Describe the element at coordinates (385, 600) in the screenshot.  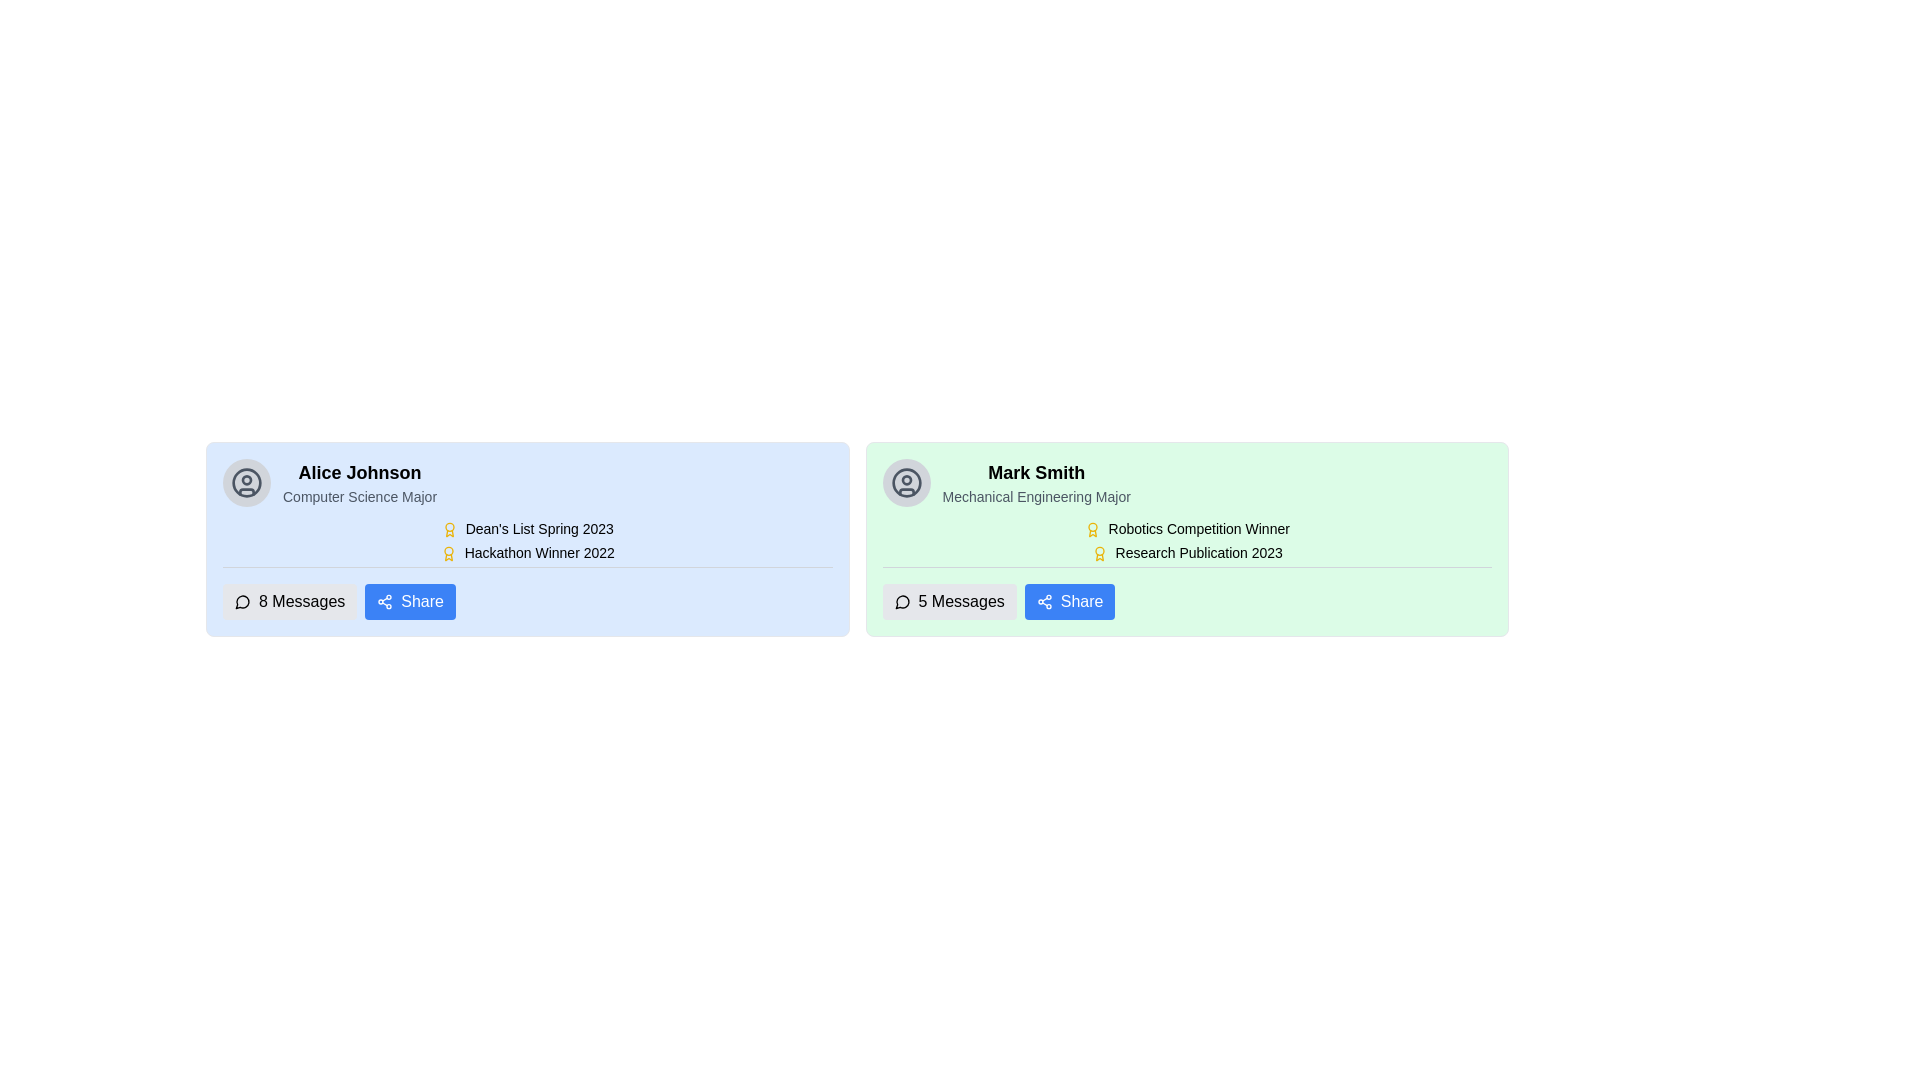
I see `the sharing icon located inside the 'Share' button at the bottom-right corner of Alice Johnson's profile card` at that location.